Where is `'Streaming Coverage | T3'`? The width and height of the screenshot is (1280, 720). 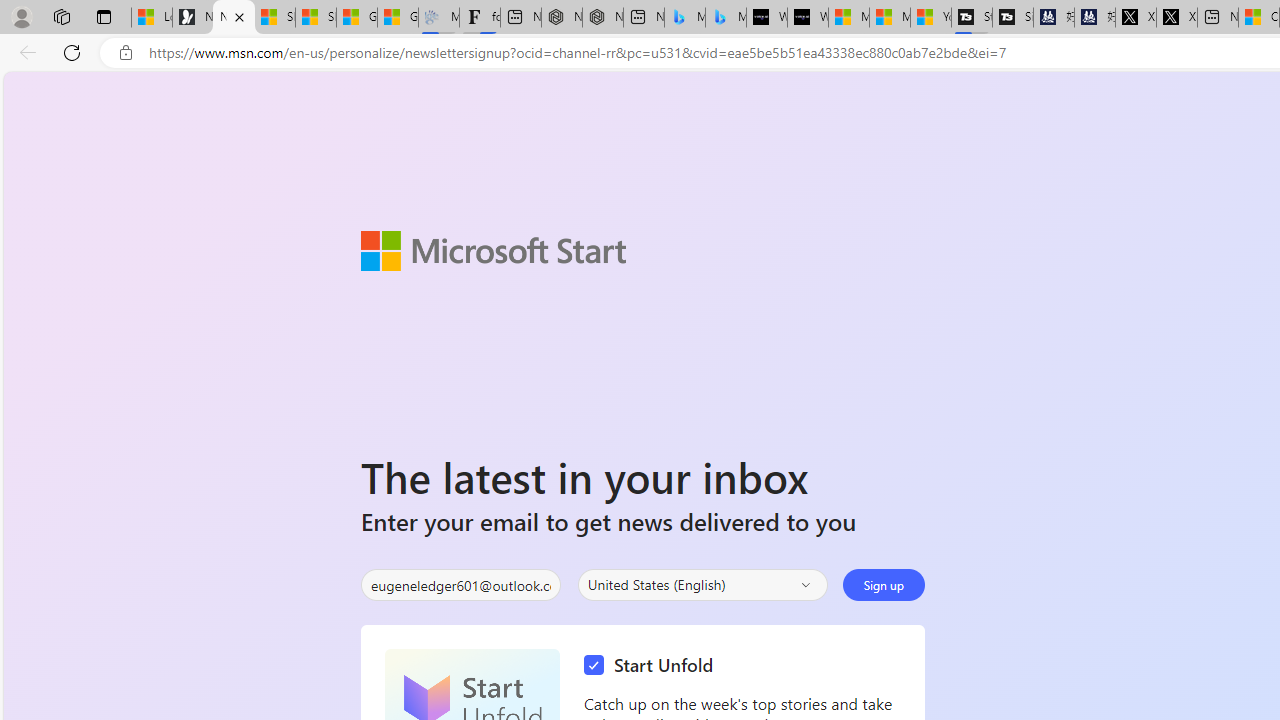
'Streaming Coverage | T3' is located at coordinates (972, 17).